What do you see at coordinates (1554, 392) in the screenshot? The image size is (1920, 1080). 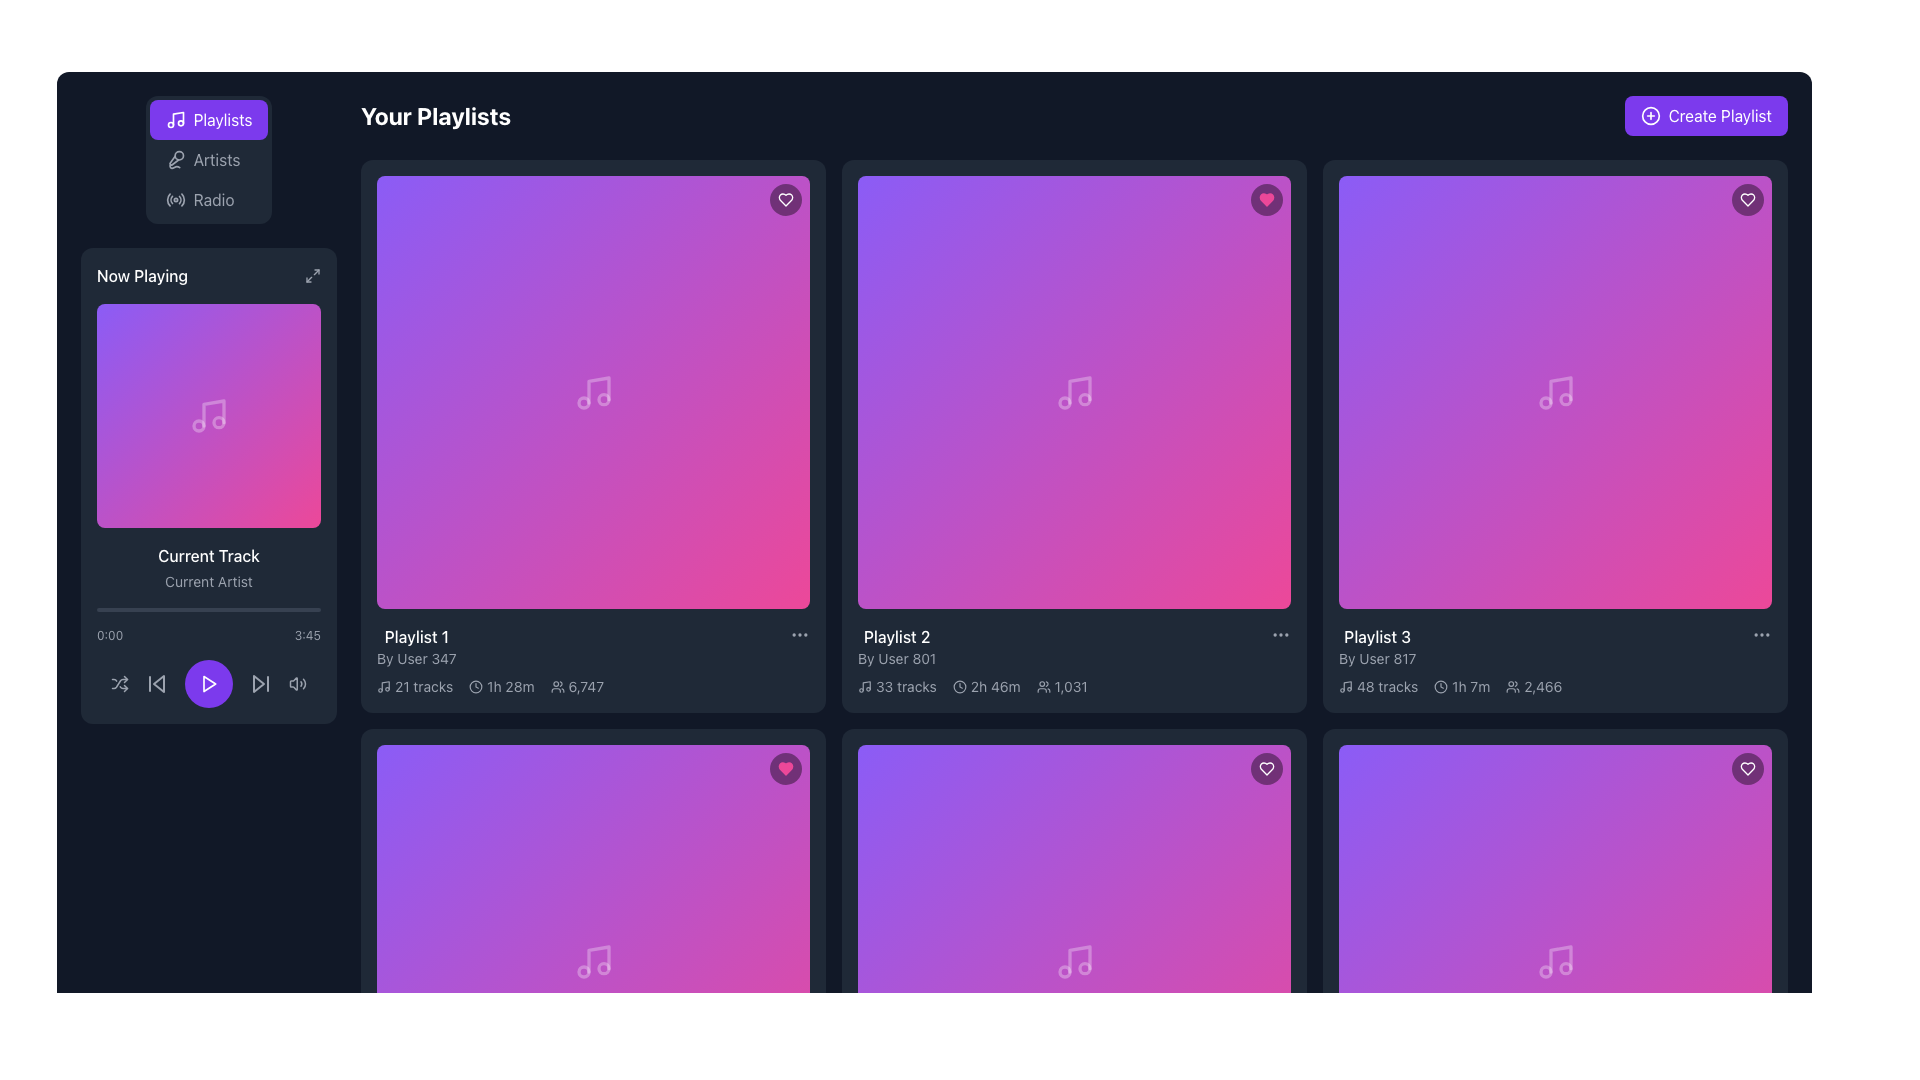 I see `the circular violet-to-purple gradient button with two connected musical notes at its center` at bounding box center [1554, 392].